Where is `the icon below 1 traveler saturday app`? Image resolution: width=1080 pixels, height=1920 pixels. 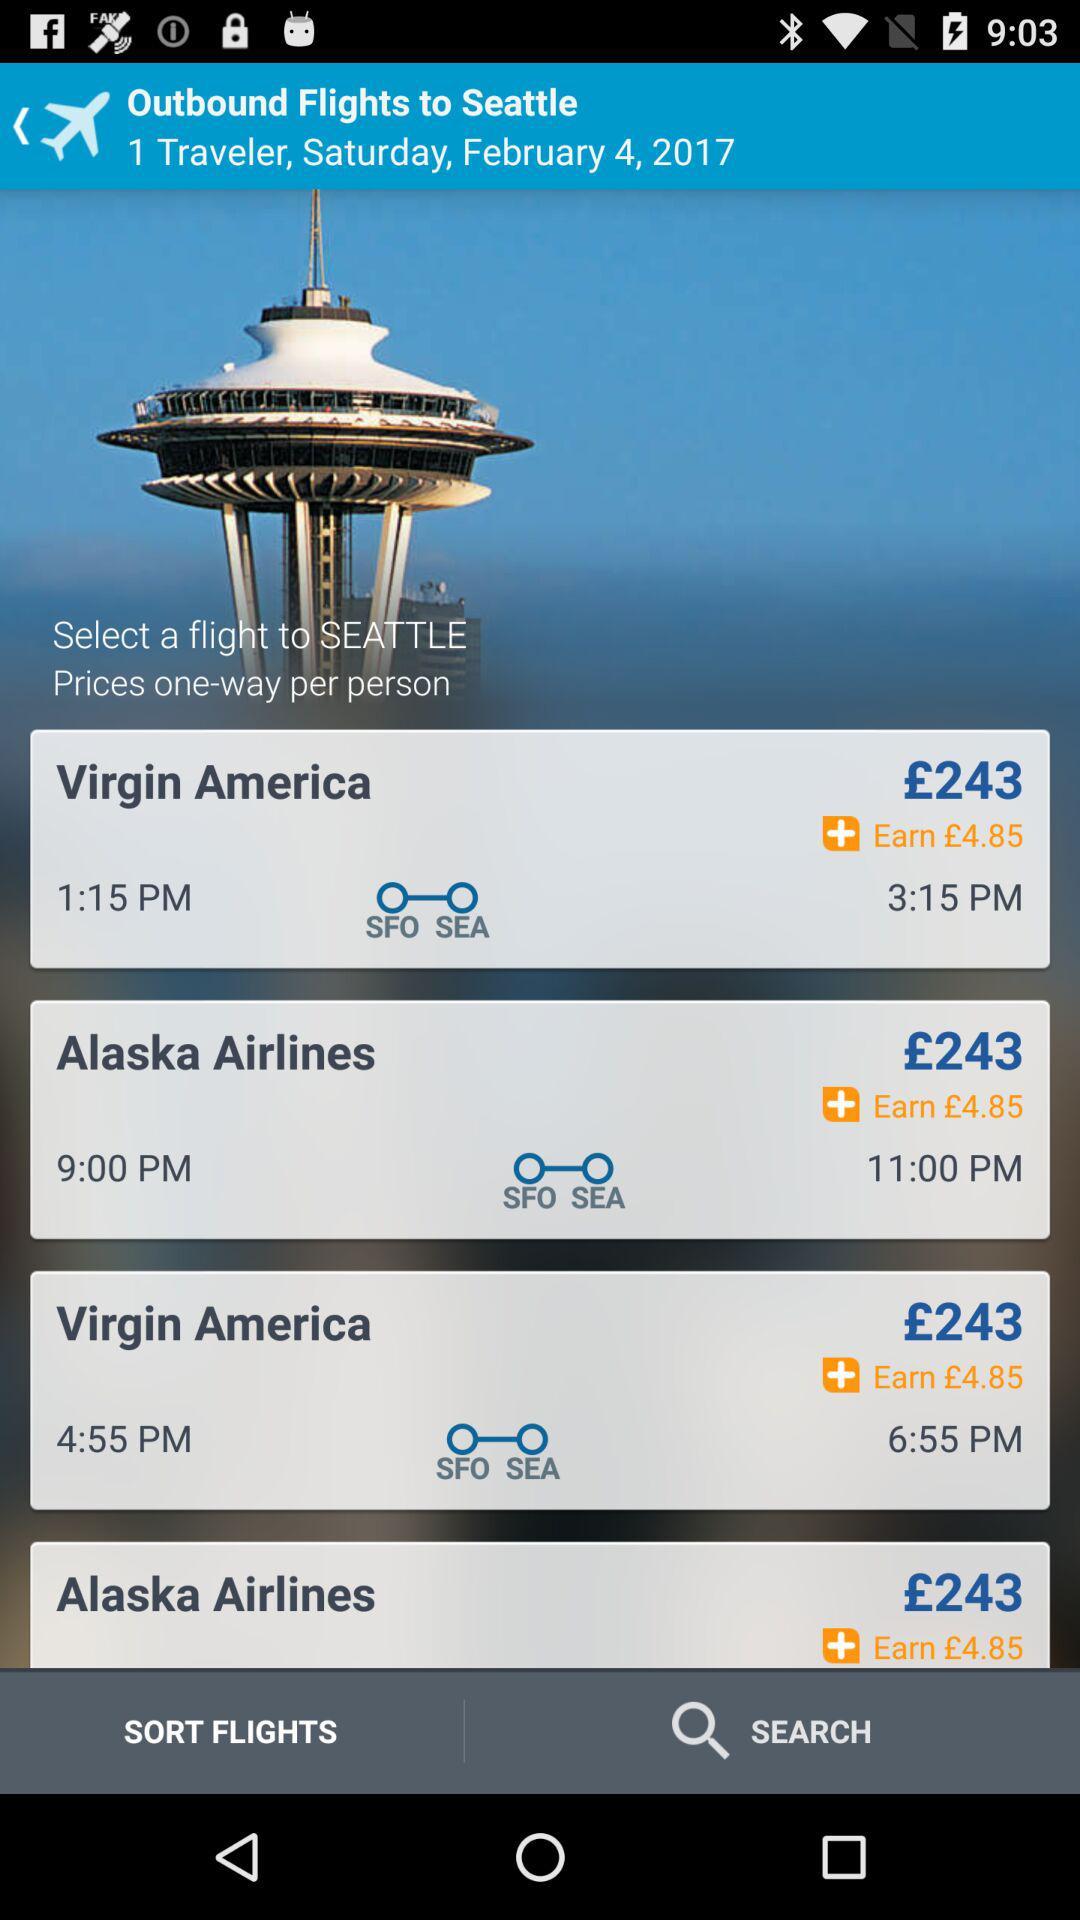
the icon below 1 traveler saturday app is located at coordinates (258, 632).